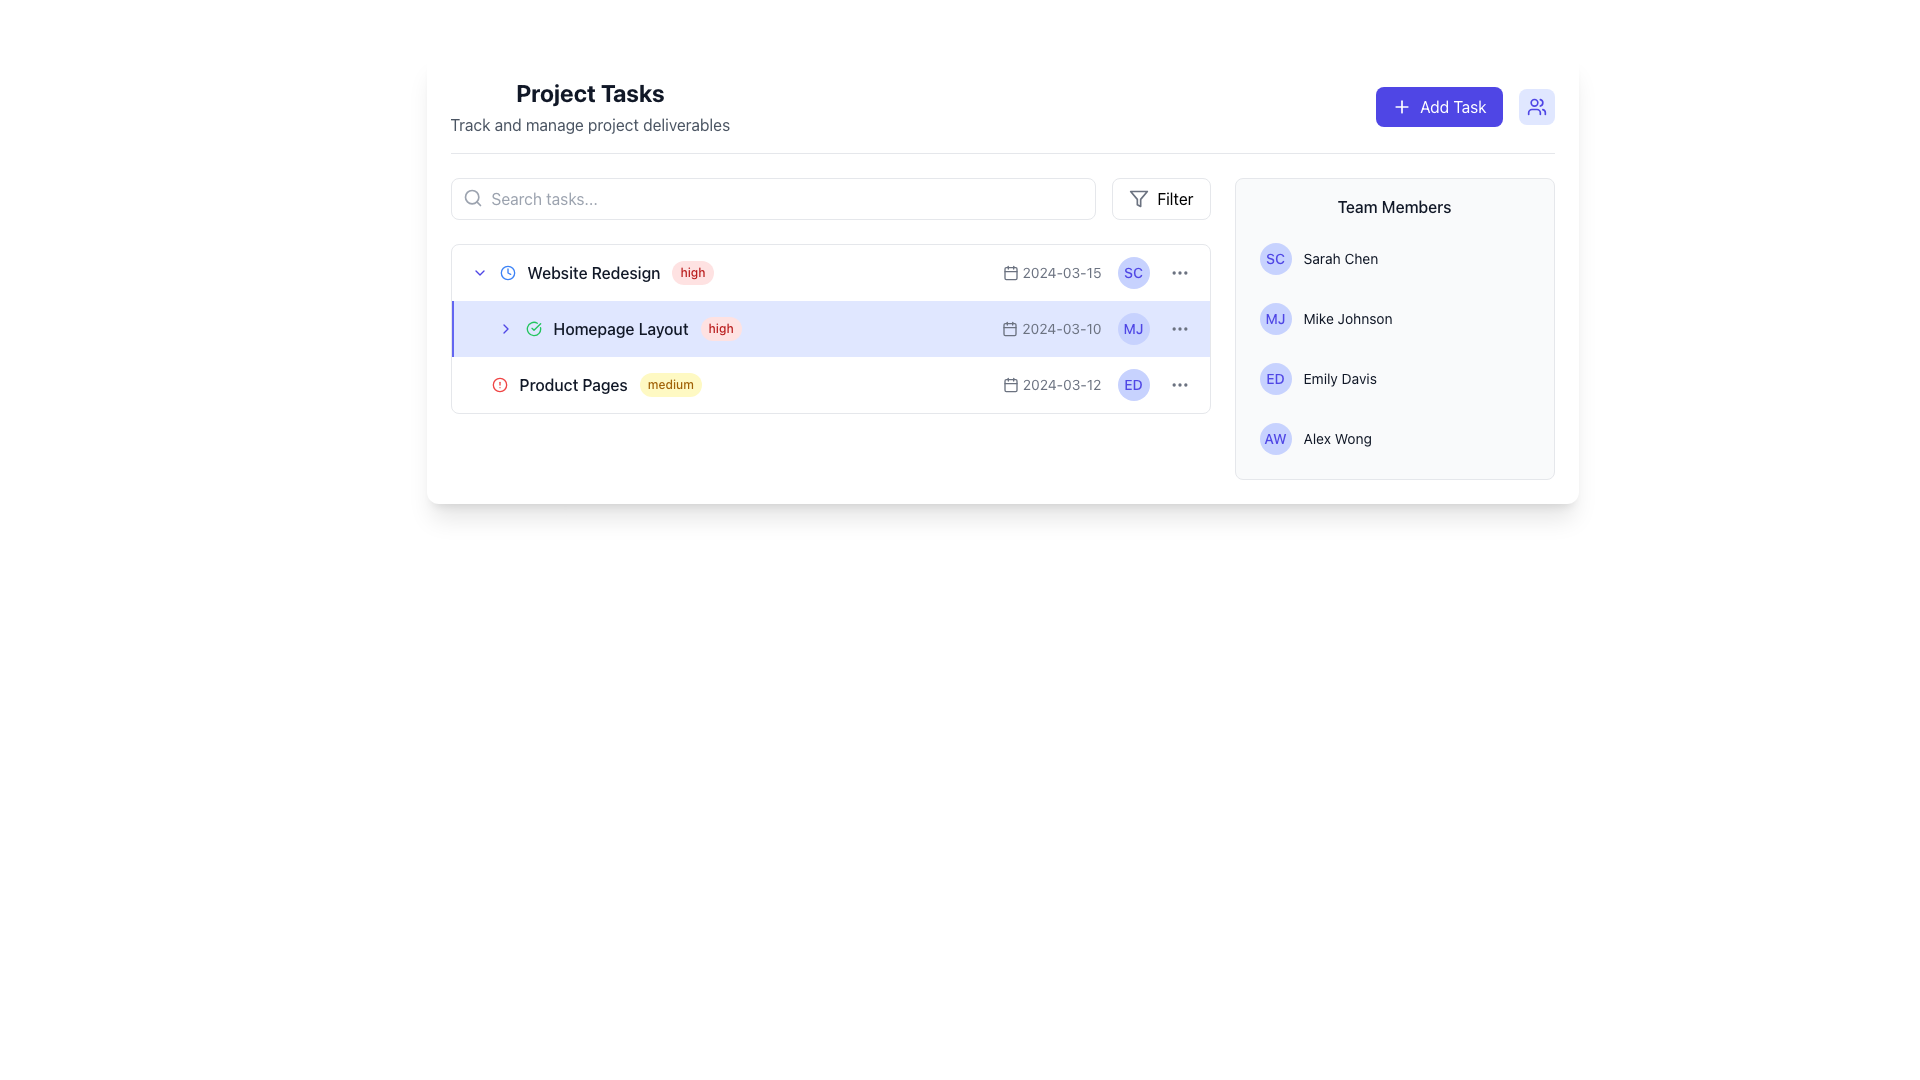 This screenshot has width=1920, height=1080. Describe the element at coordinates (692, 273) in the screenshot. I see `the text badge labeled 'high' that is displayed in a light red rounded rectangle, located adjacent to 'Website Redesign' in the first task of a vertical list` at that location.